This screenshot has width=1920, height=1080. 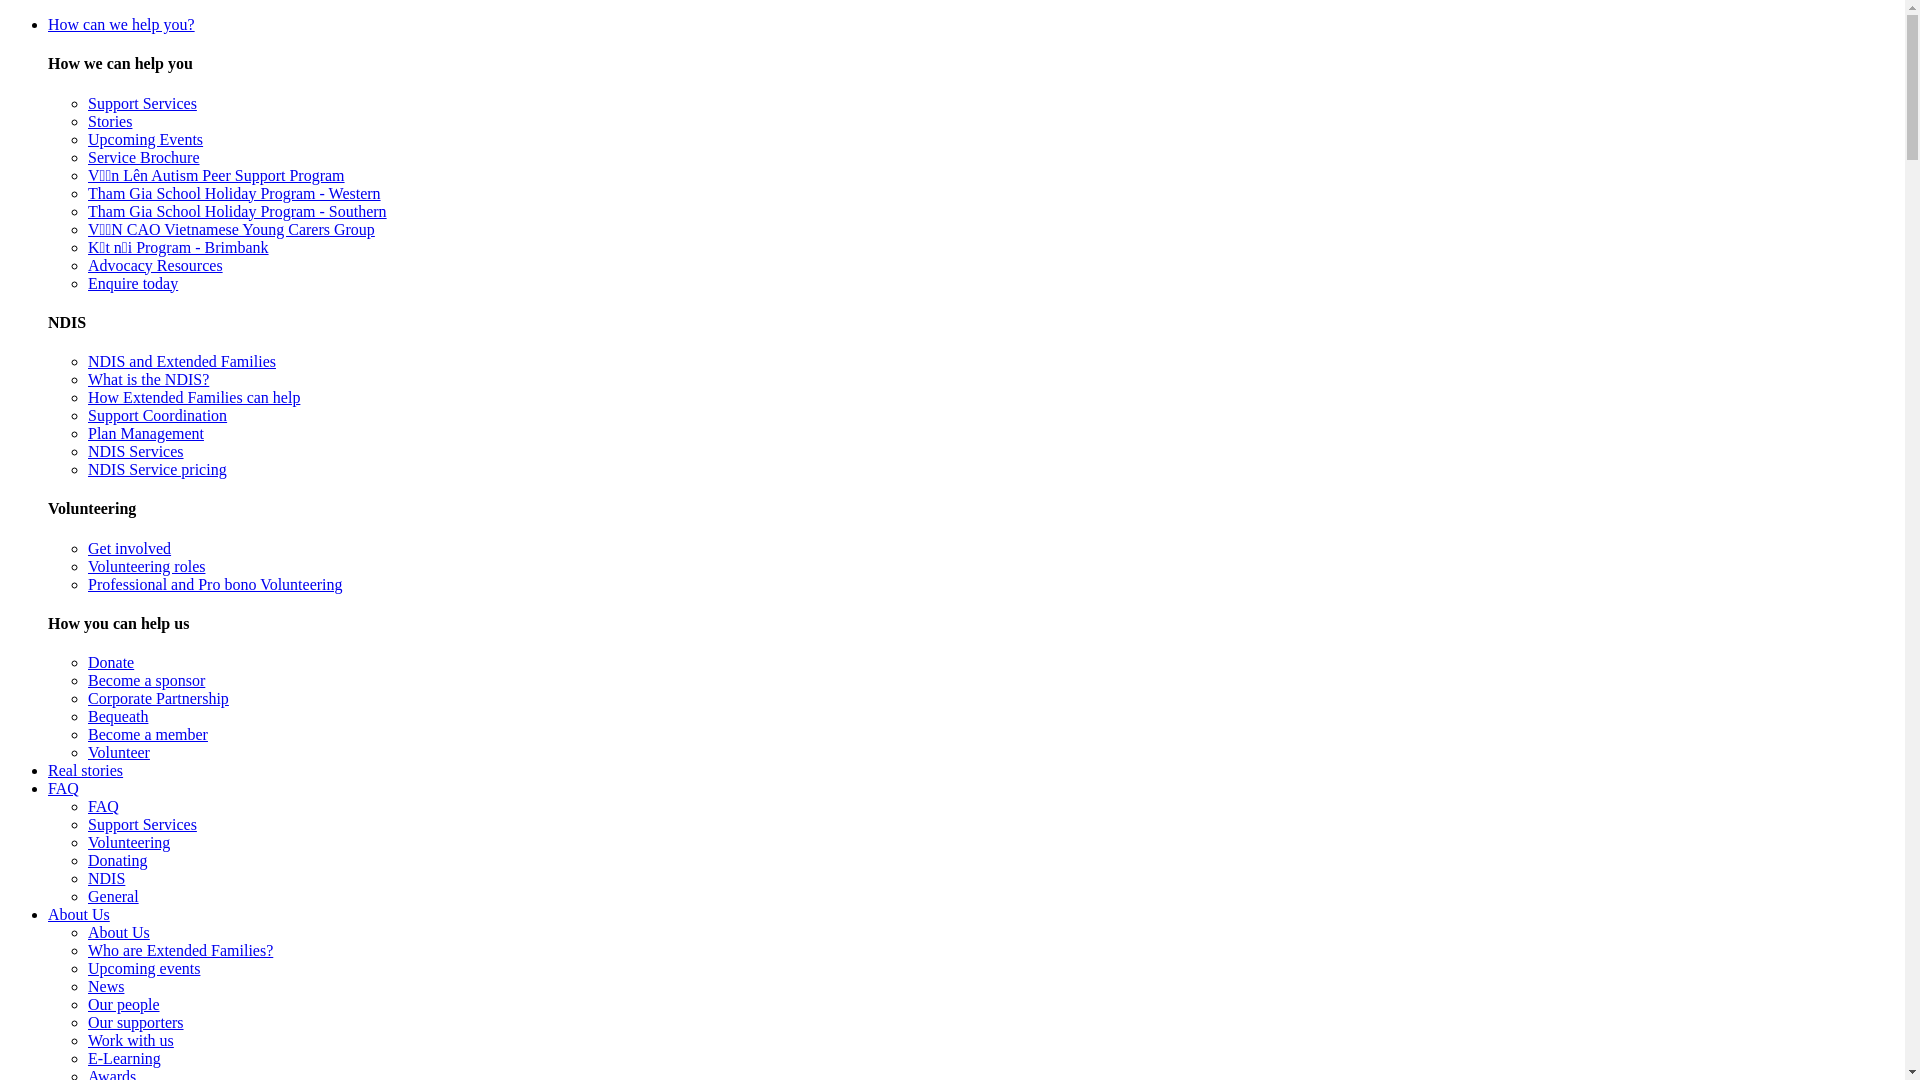 What do you see at coordinates (109, 662) in the screenshot?
I see `'Donate'` at bounding box center [109, 662].